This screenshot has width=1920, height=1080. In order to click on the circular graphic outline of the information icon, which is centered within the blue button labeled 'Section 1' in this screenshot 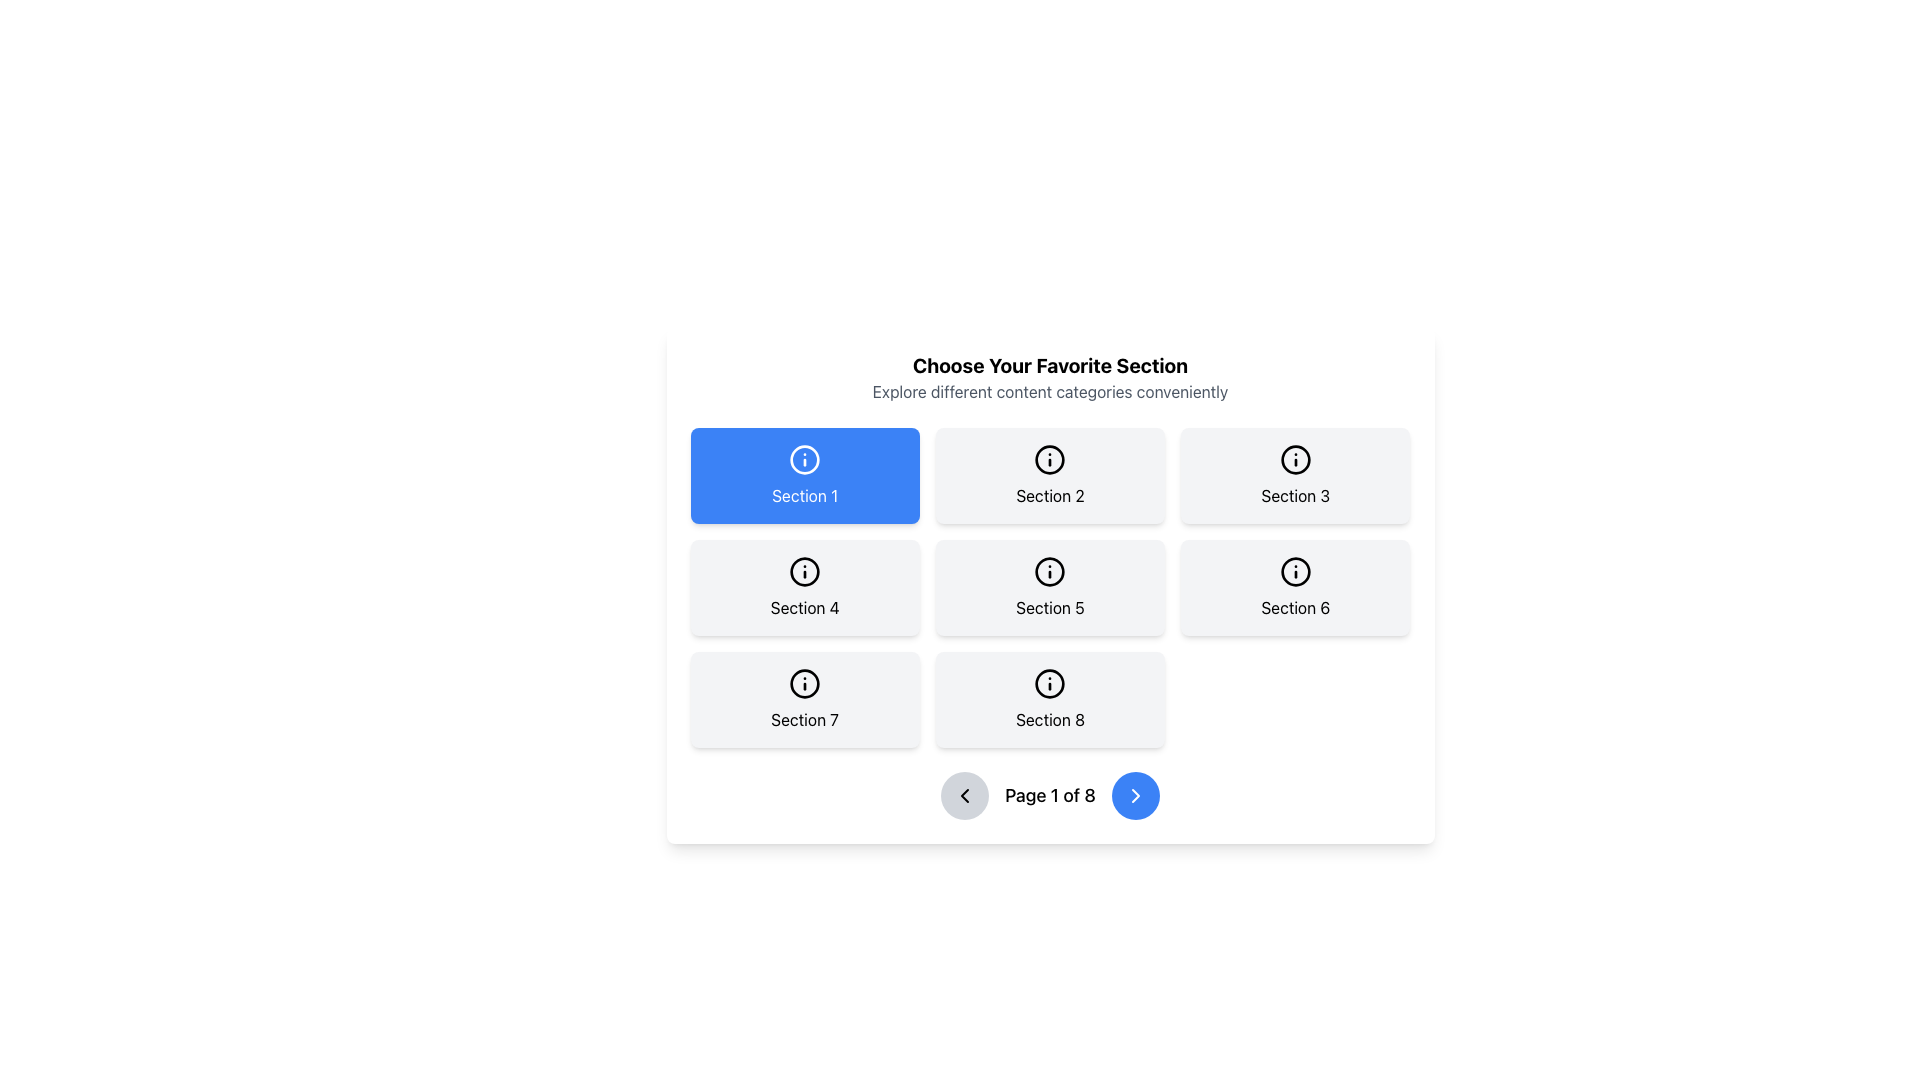, I will do `click(805, 459)`.